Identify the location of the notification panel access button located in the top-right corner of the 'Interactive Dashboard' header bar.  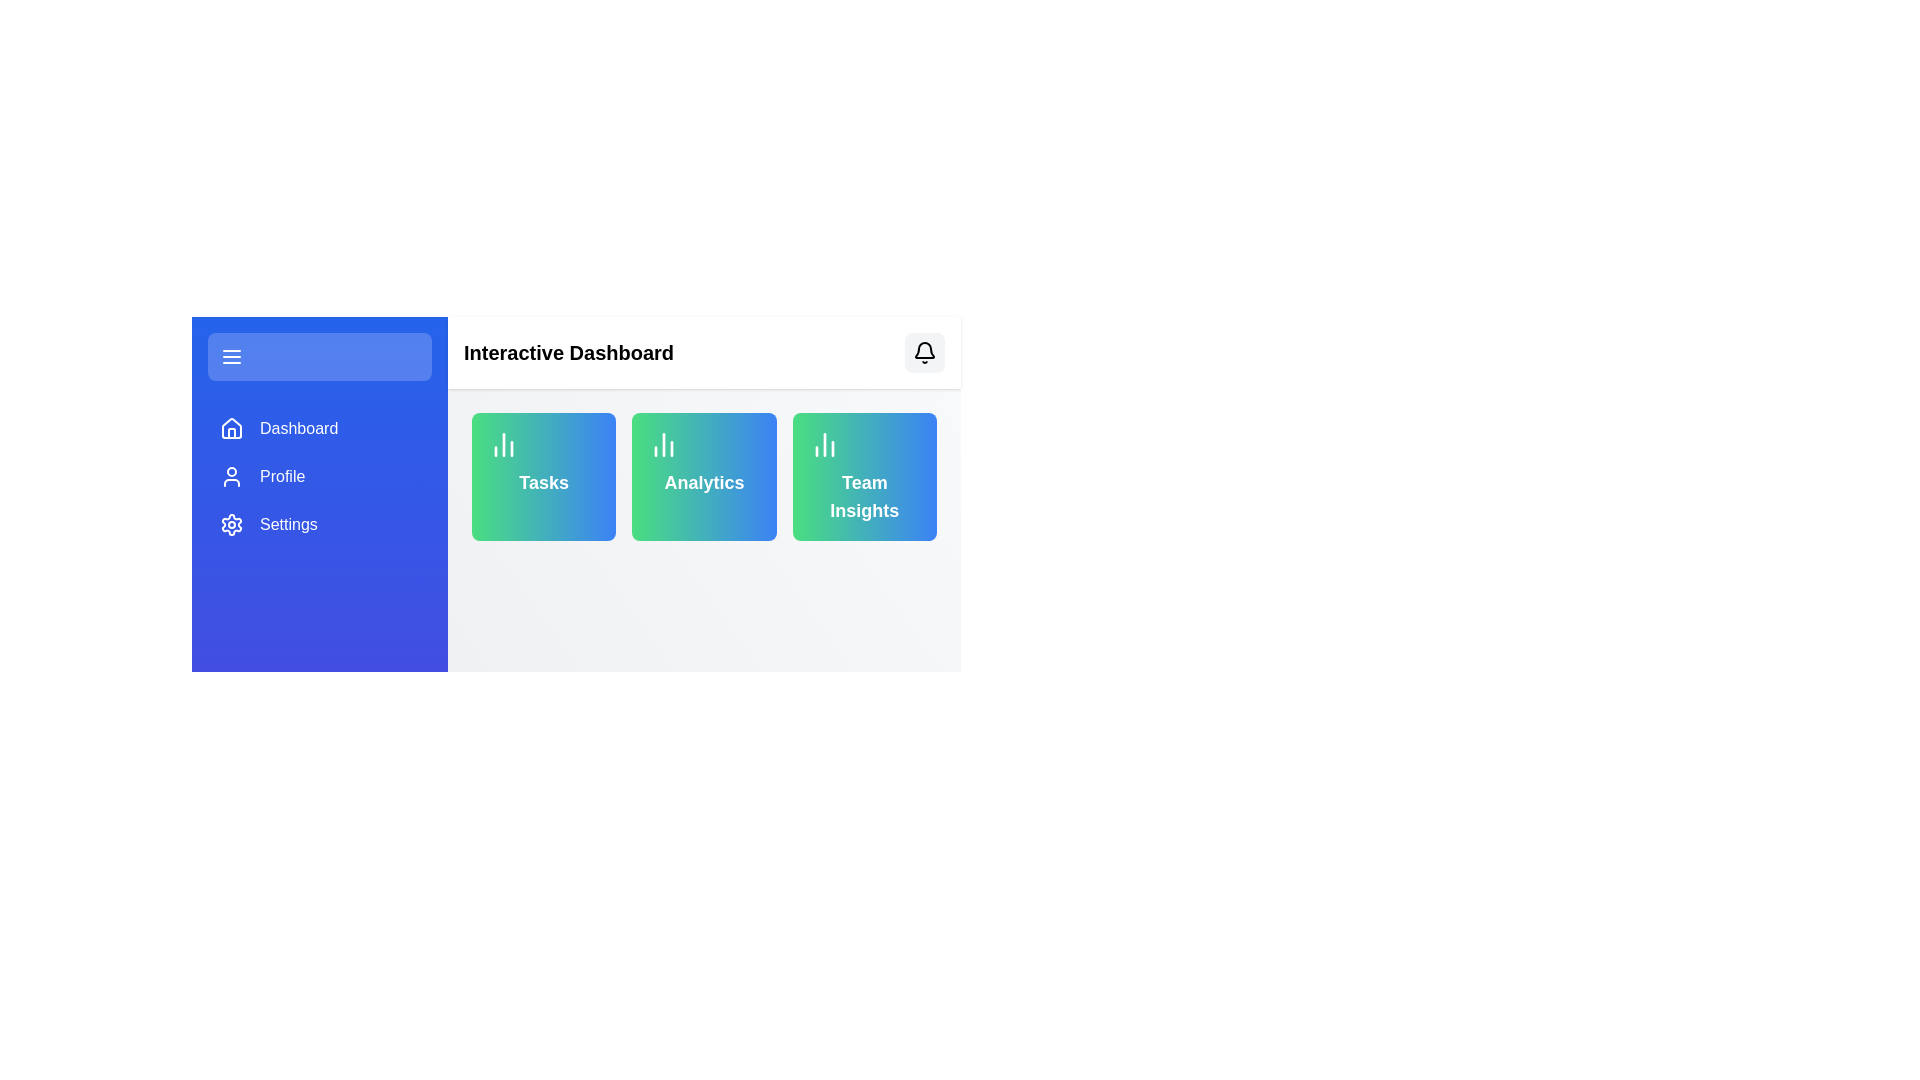
(924, 352).